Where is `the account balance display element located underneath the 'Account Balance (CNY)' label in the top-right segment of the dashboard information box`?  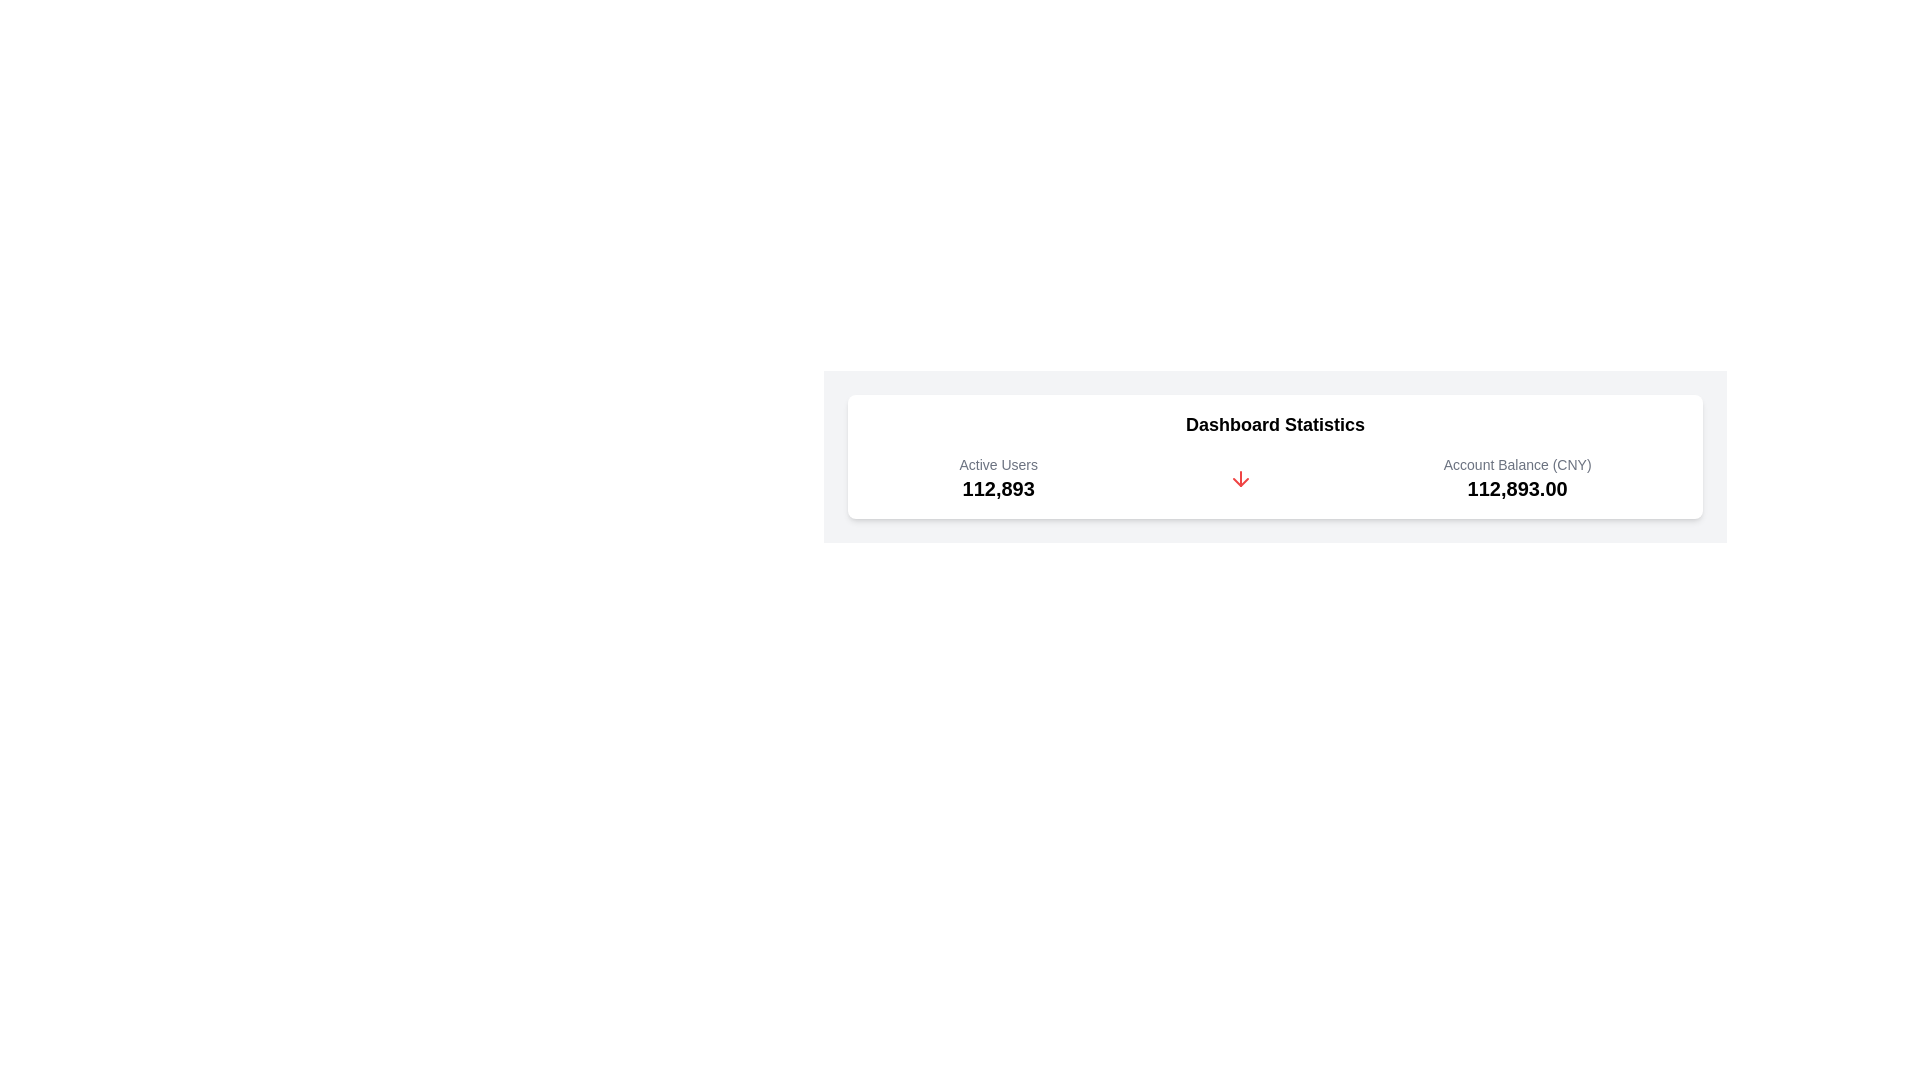
the account balance display element located underneath the 'Account Balance (CNY)' label in the top-right segment of the dashboard information box is located at coordinates (1517, 489).